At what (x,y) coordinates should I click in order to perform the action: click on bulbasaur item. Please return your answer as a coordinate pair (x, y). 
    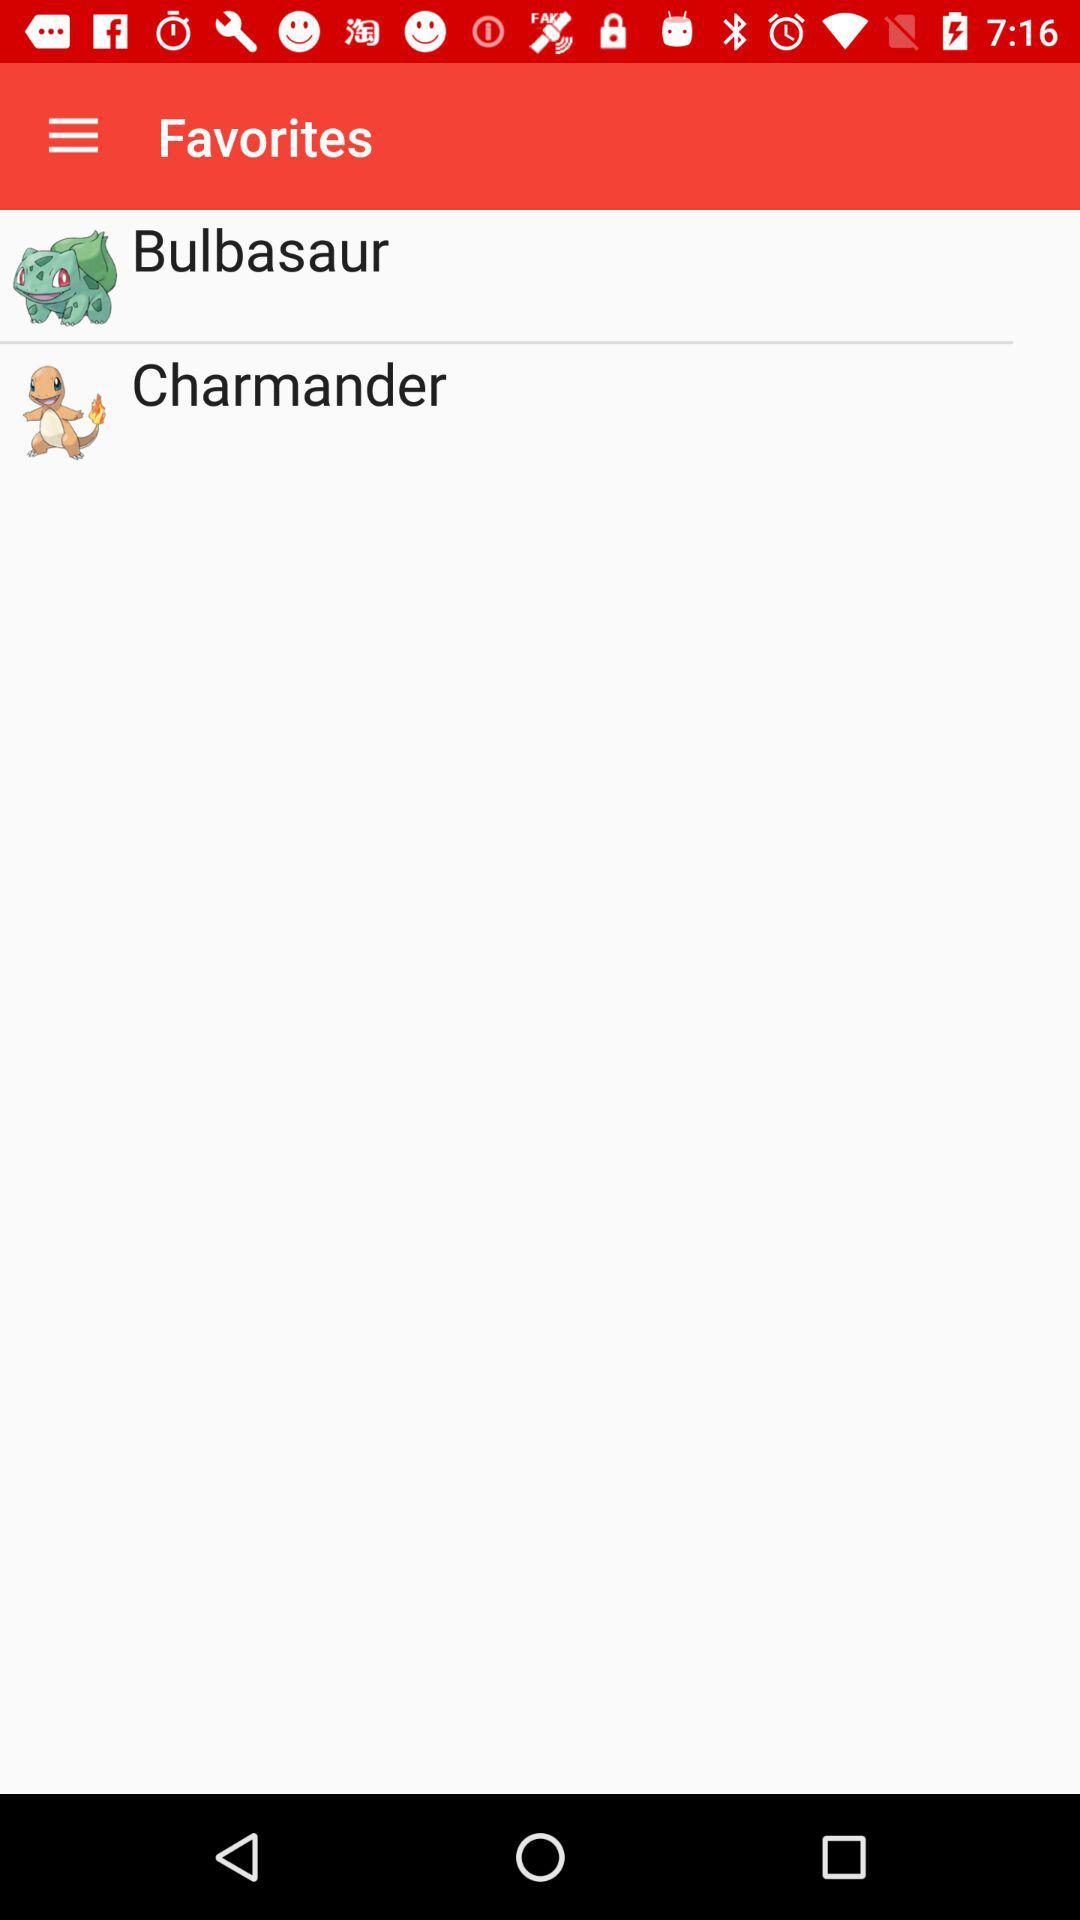
    Looking at the image, I should click on (572, 274).